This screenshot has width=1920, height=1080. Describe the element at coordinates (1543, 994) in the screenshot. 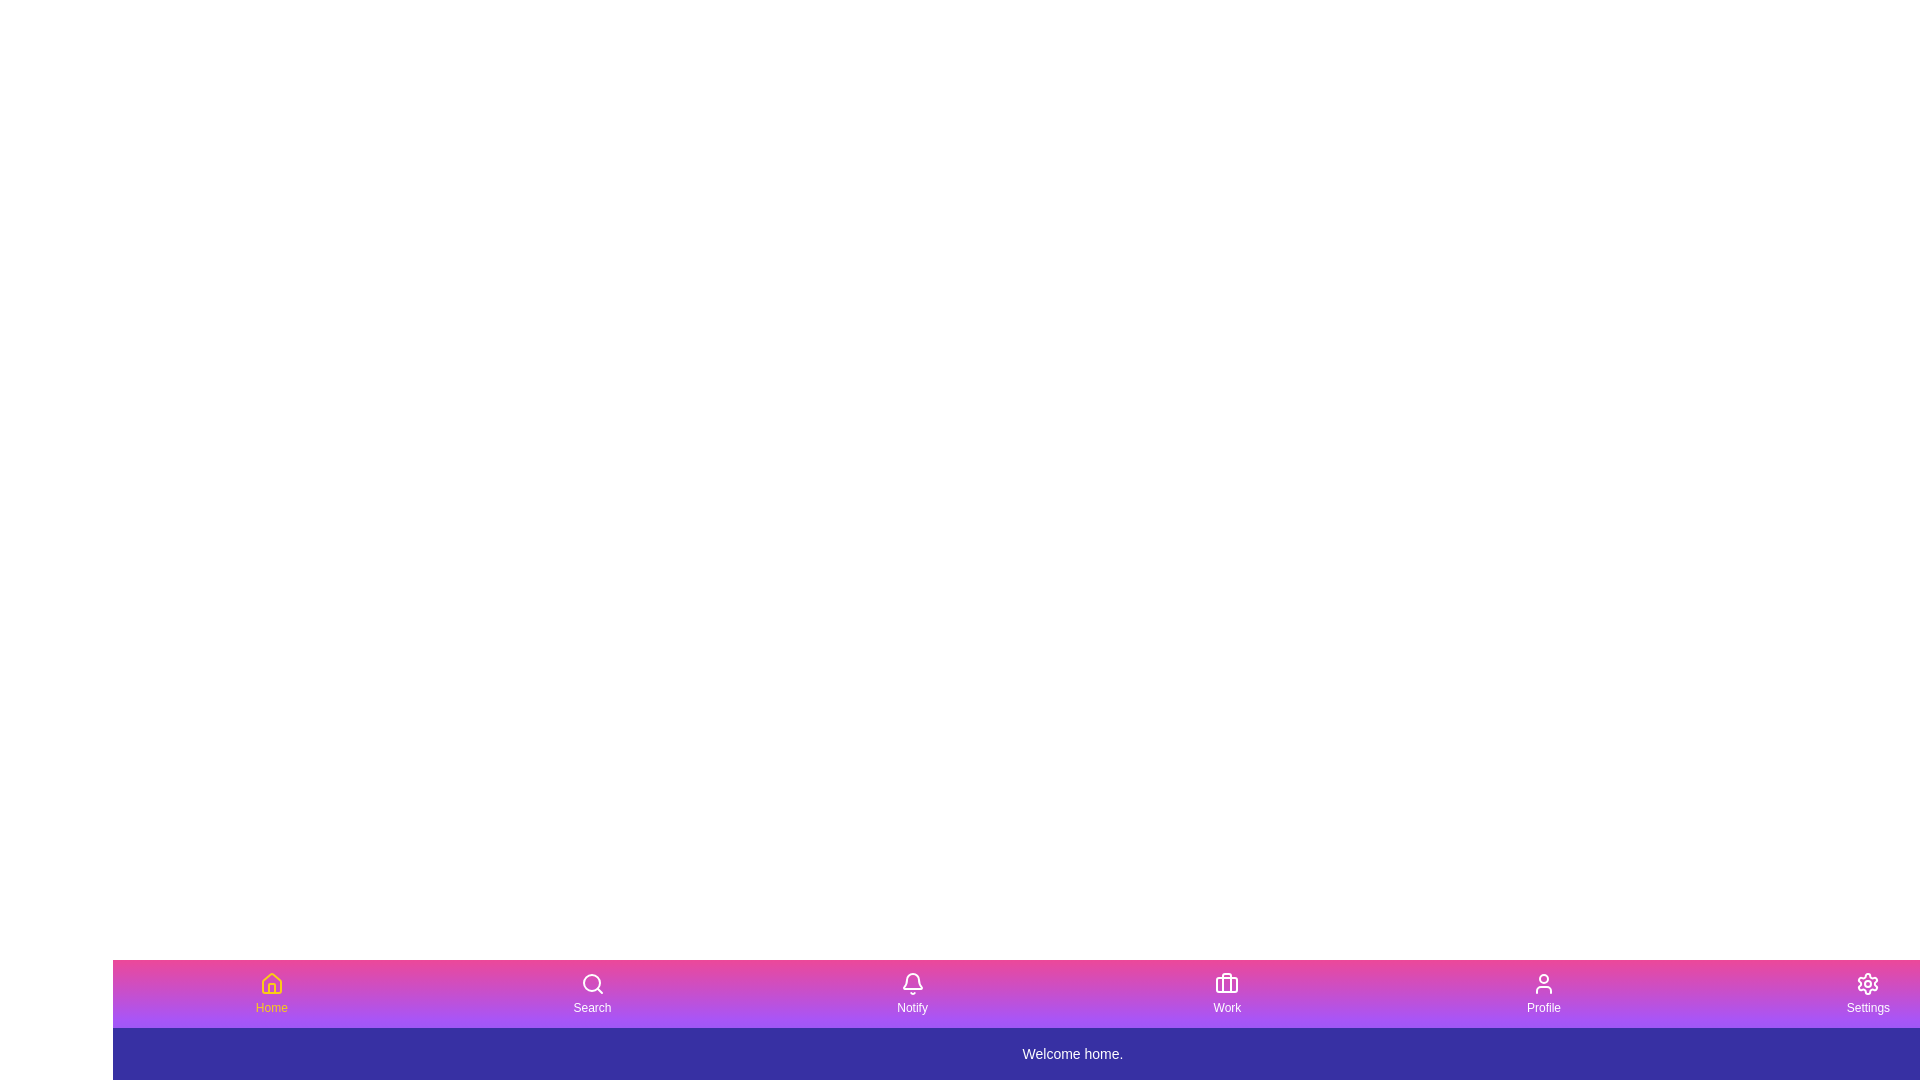

I see `the Profile button` at that location.